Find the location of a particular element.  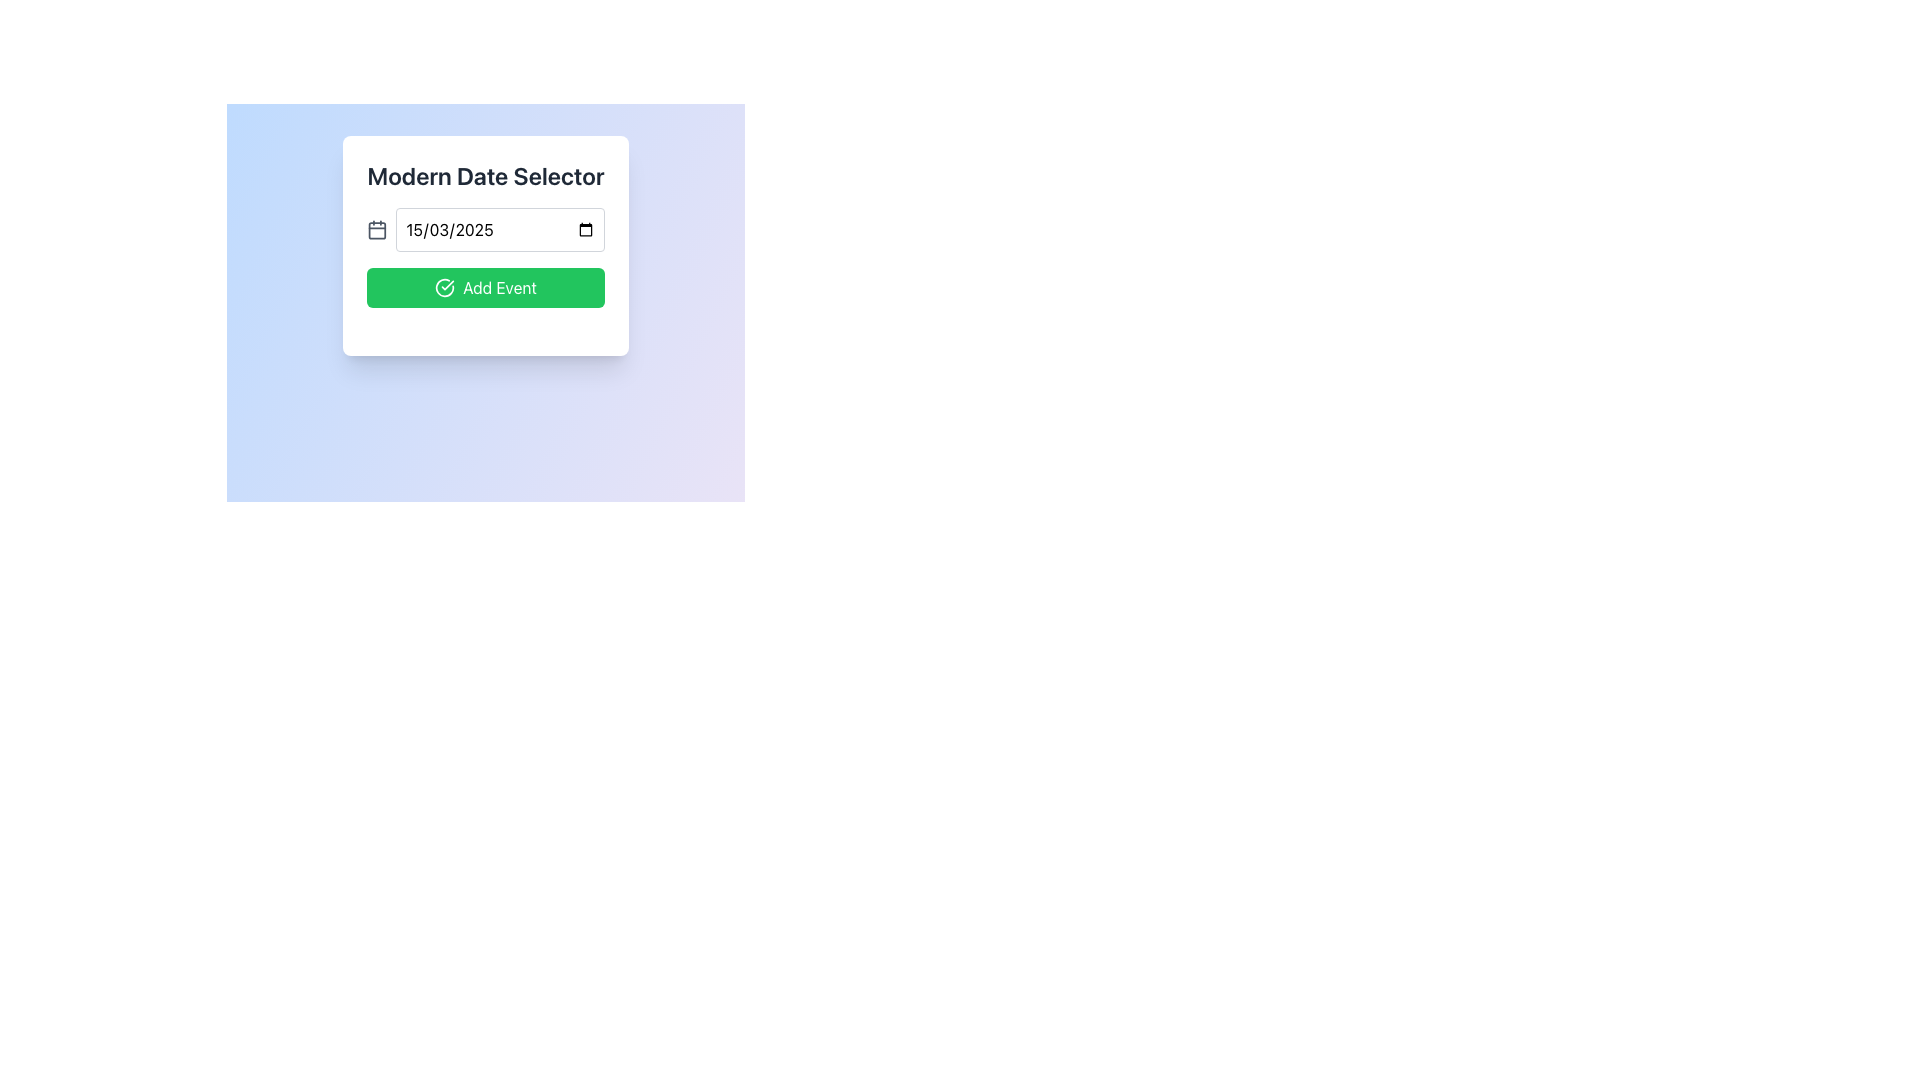

the main body of the calendar icon, which is represented by a rectangular SVG shape with rounded corners is located at coordinates (377, 229).